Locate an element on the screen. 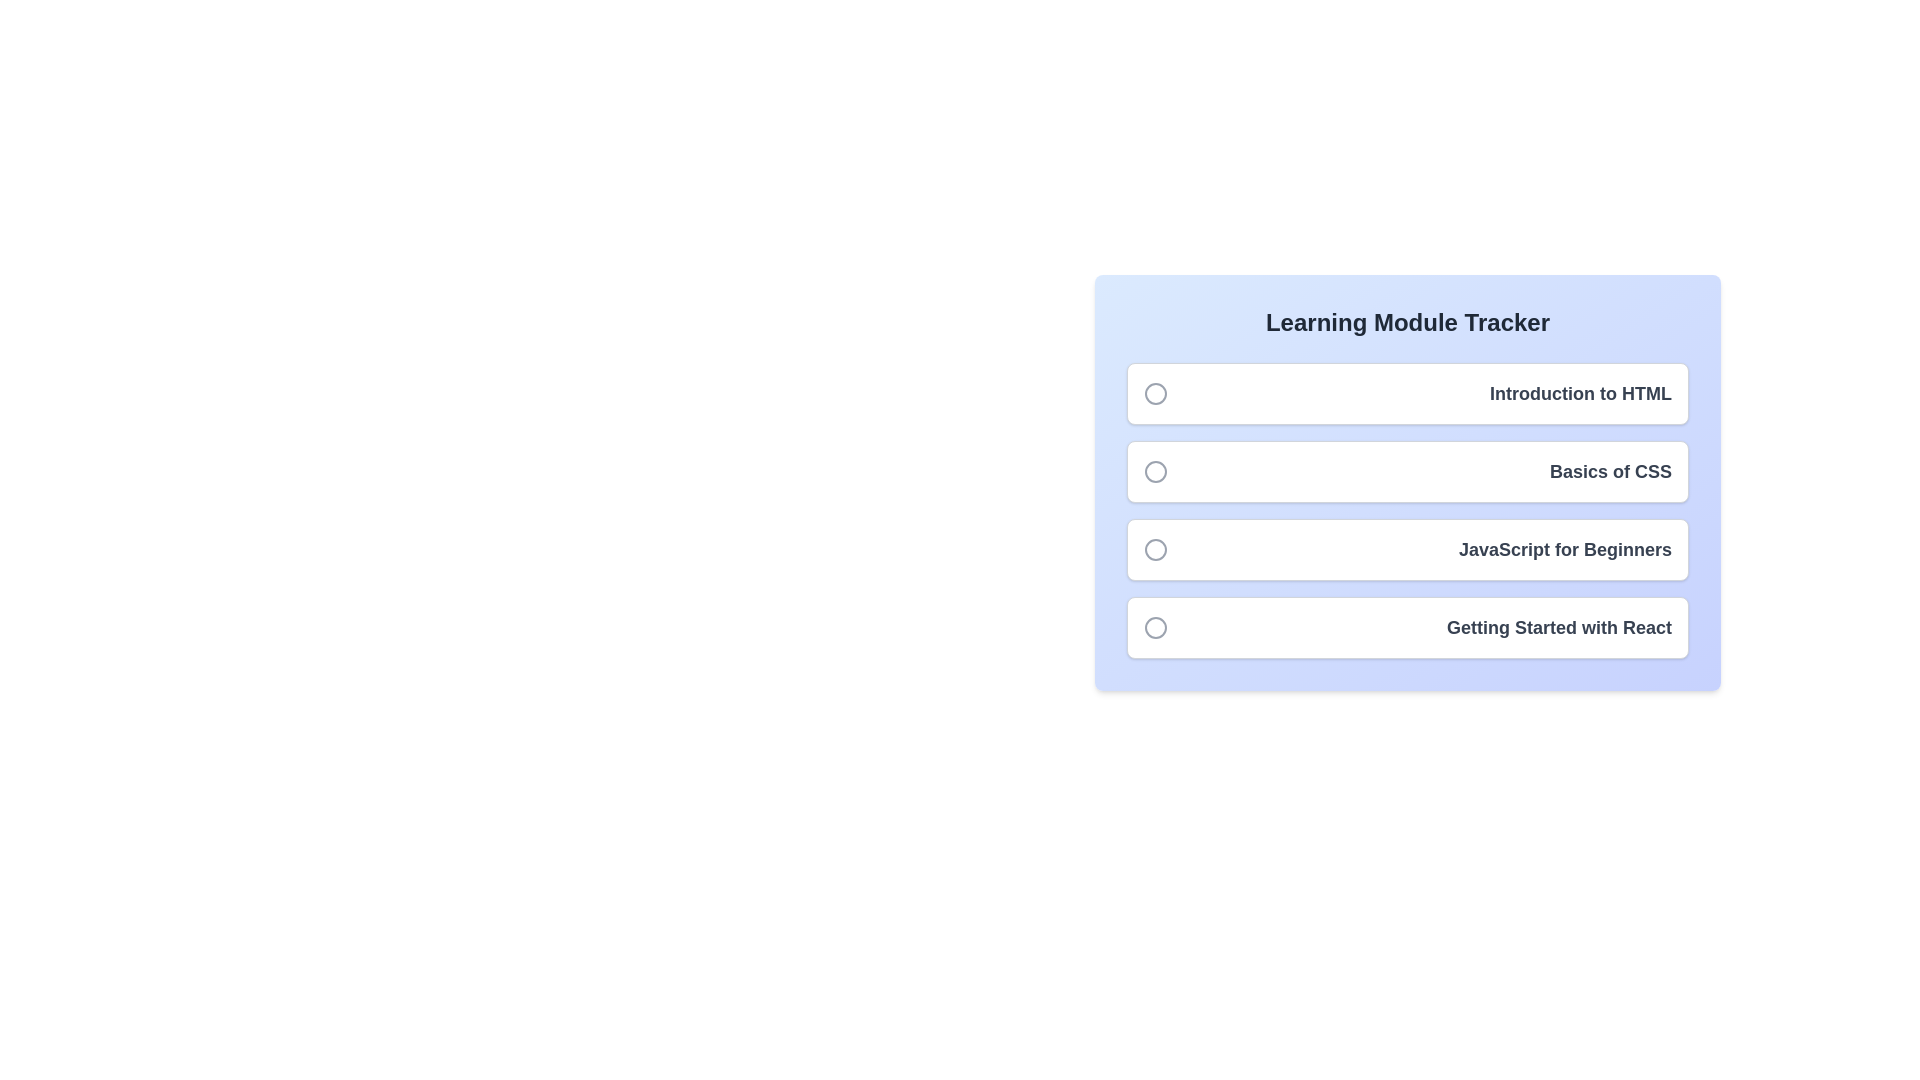 The image size is (1920, 1080). the fourth clickable item in the 'Learning Module Tracker' is located at coordinates (1406, 627).